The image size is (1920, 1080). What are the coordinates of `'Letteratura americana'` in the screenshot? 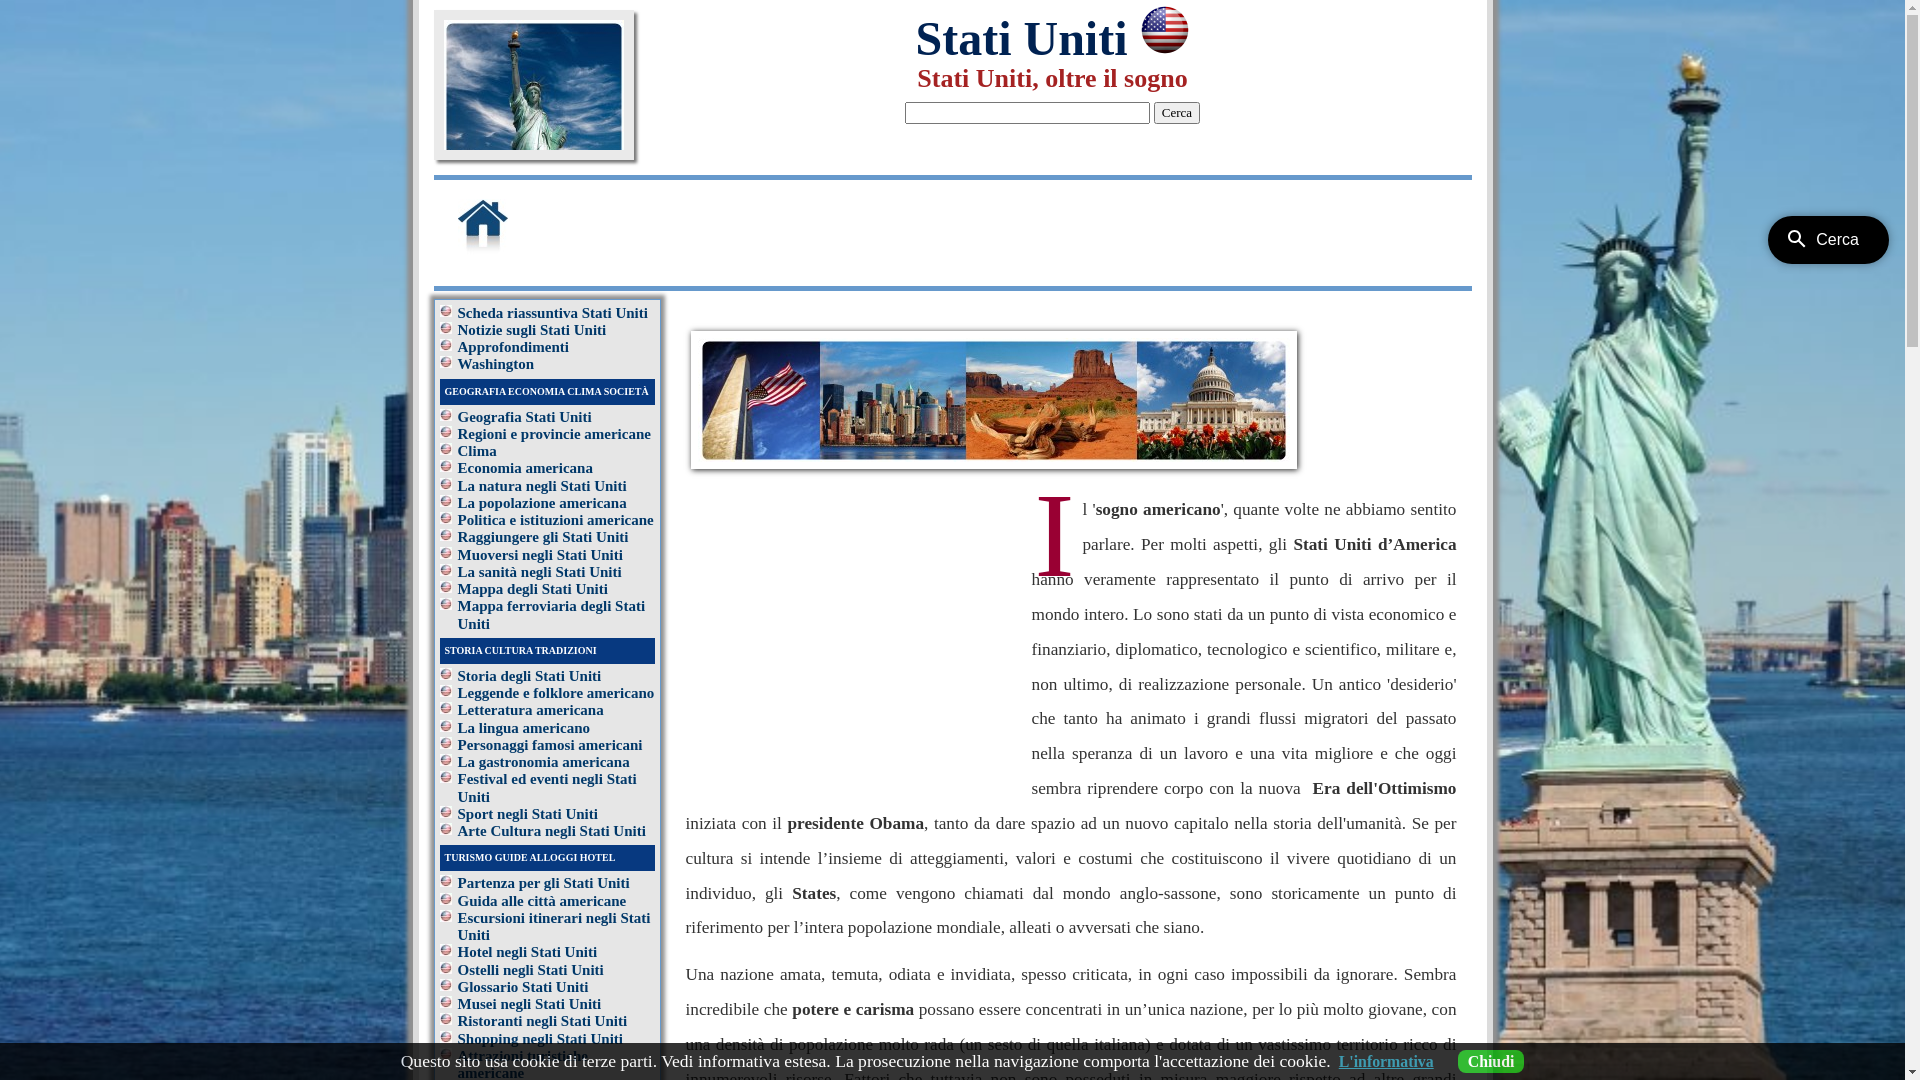 It's located at (531, 708).